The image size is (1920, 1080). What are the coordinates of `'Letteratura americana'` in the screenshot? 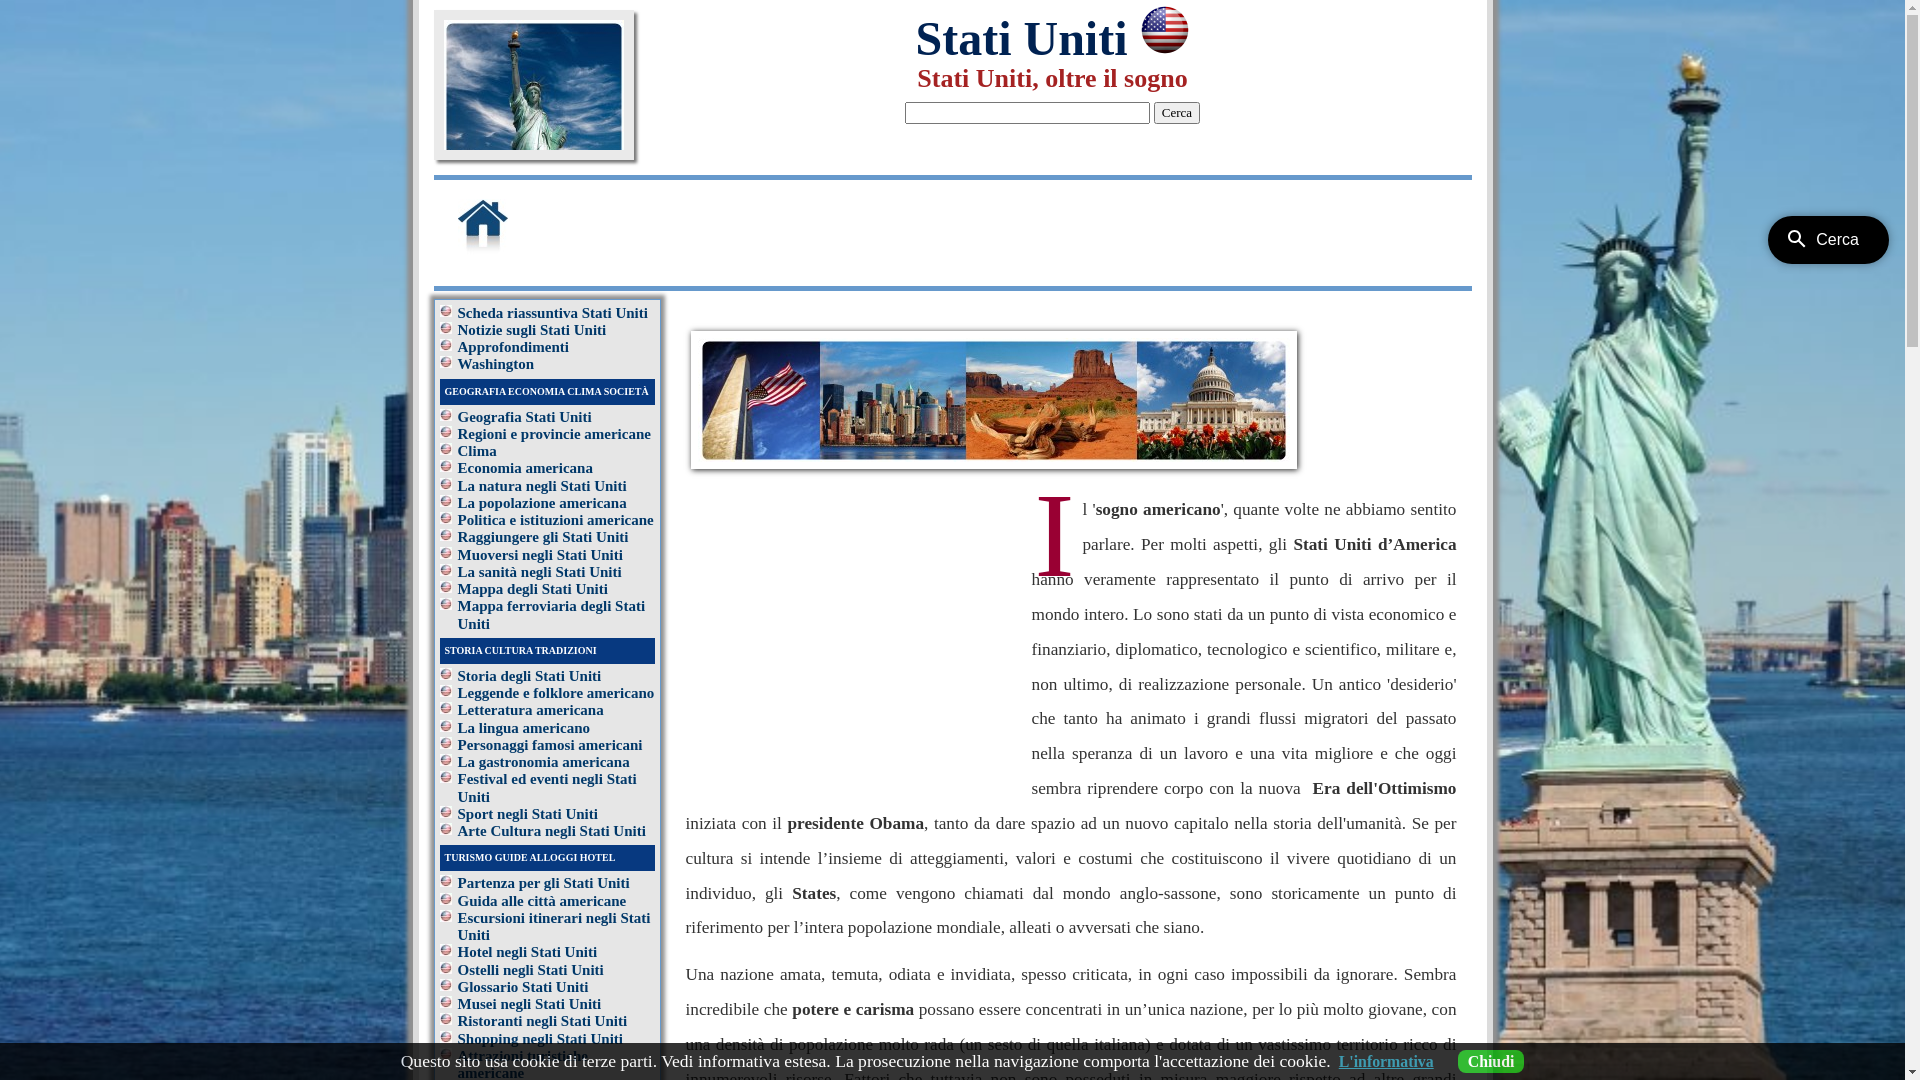 It's located at (531, 708).